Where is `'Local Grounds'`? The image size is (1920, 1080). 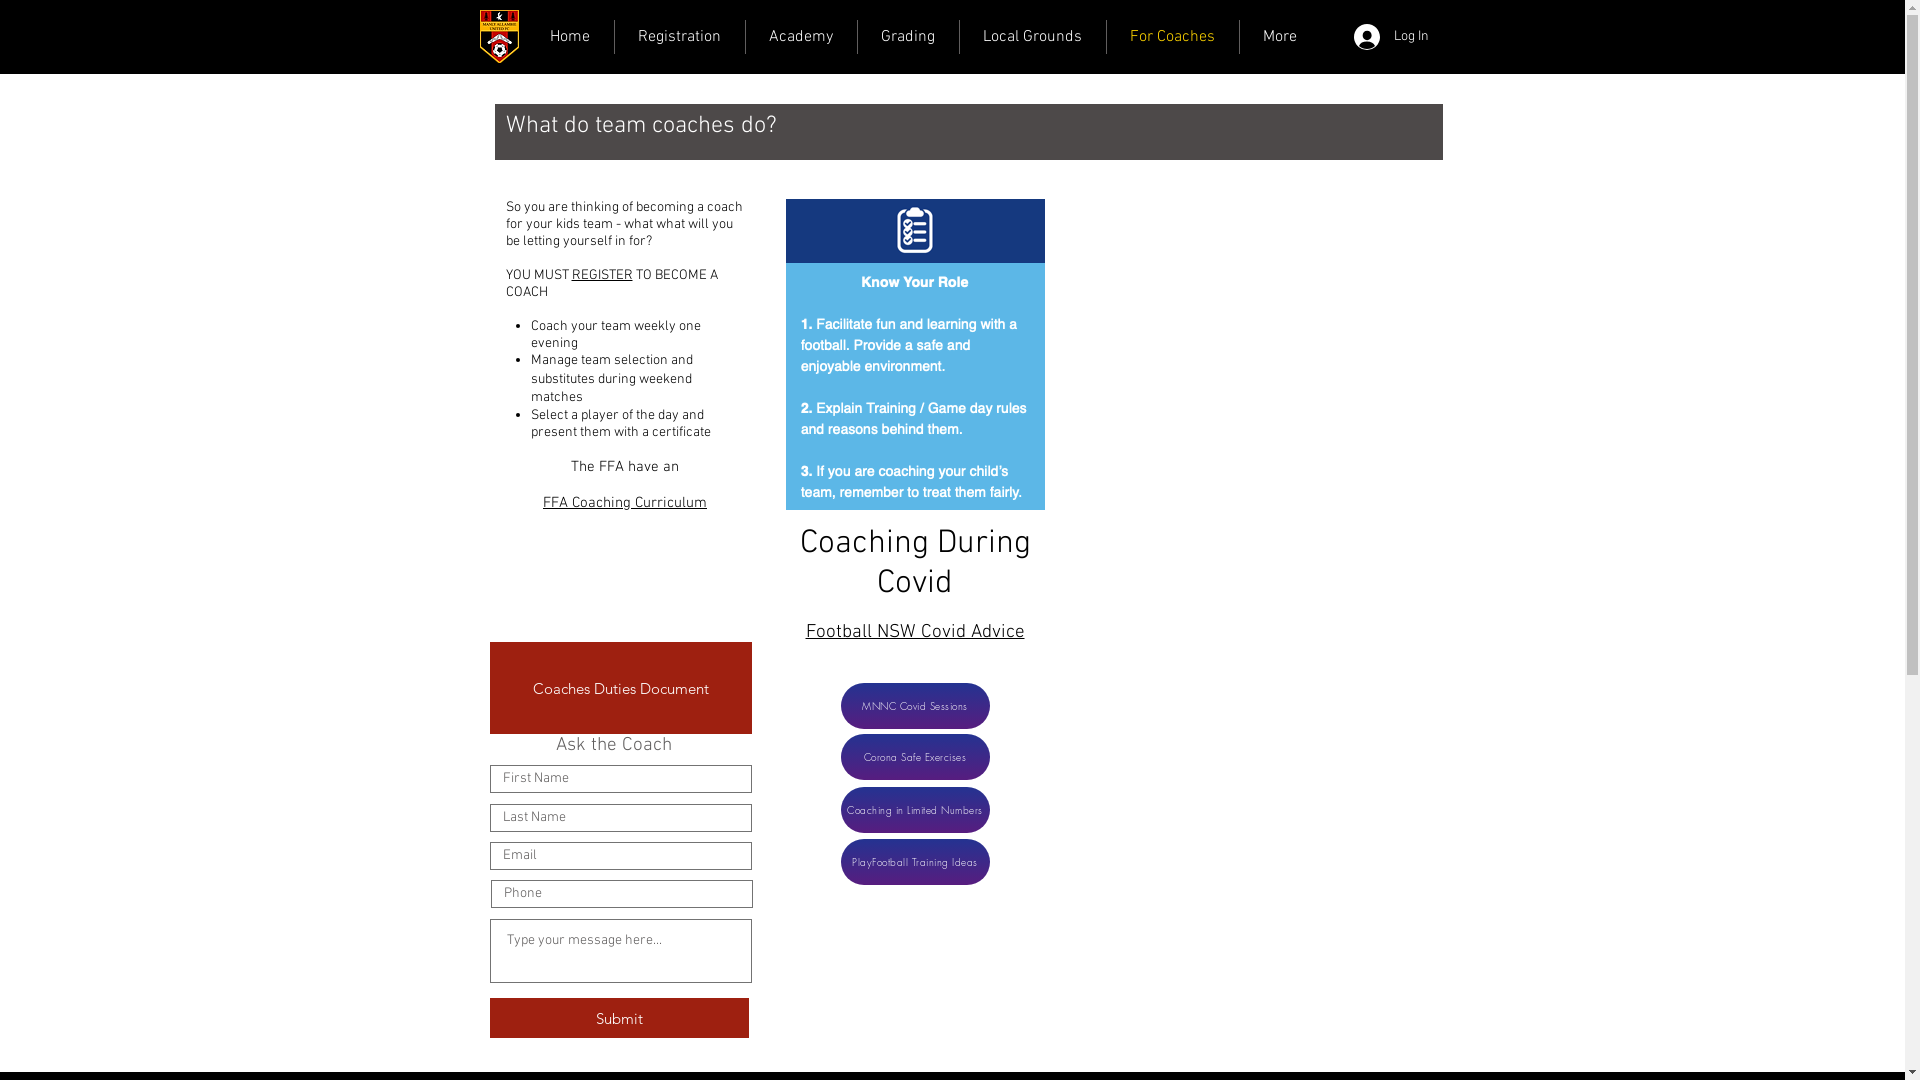
'Local Grounds' is located at coordinates (1032, 37).